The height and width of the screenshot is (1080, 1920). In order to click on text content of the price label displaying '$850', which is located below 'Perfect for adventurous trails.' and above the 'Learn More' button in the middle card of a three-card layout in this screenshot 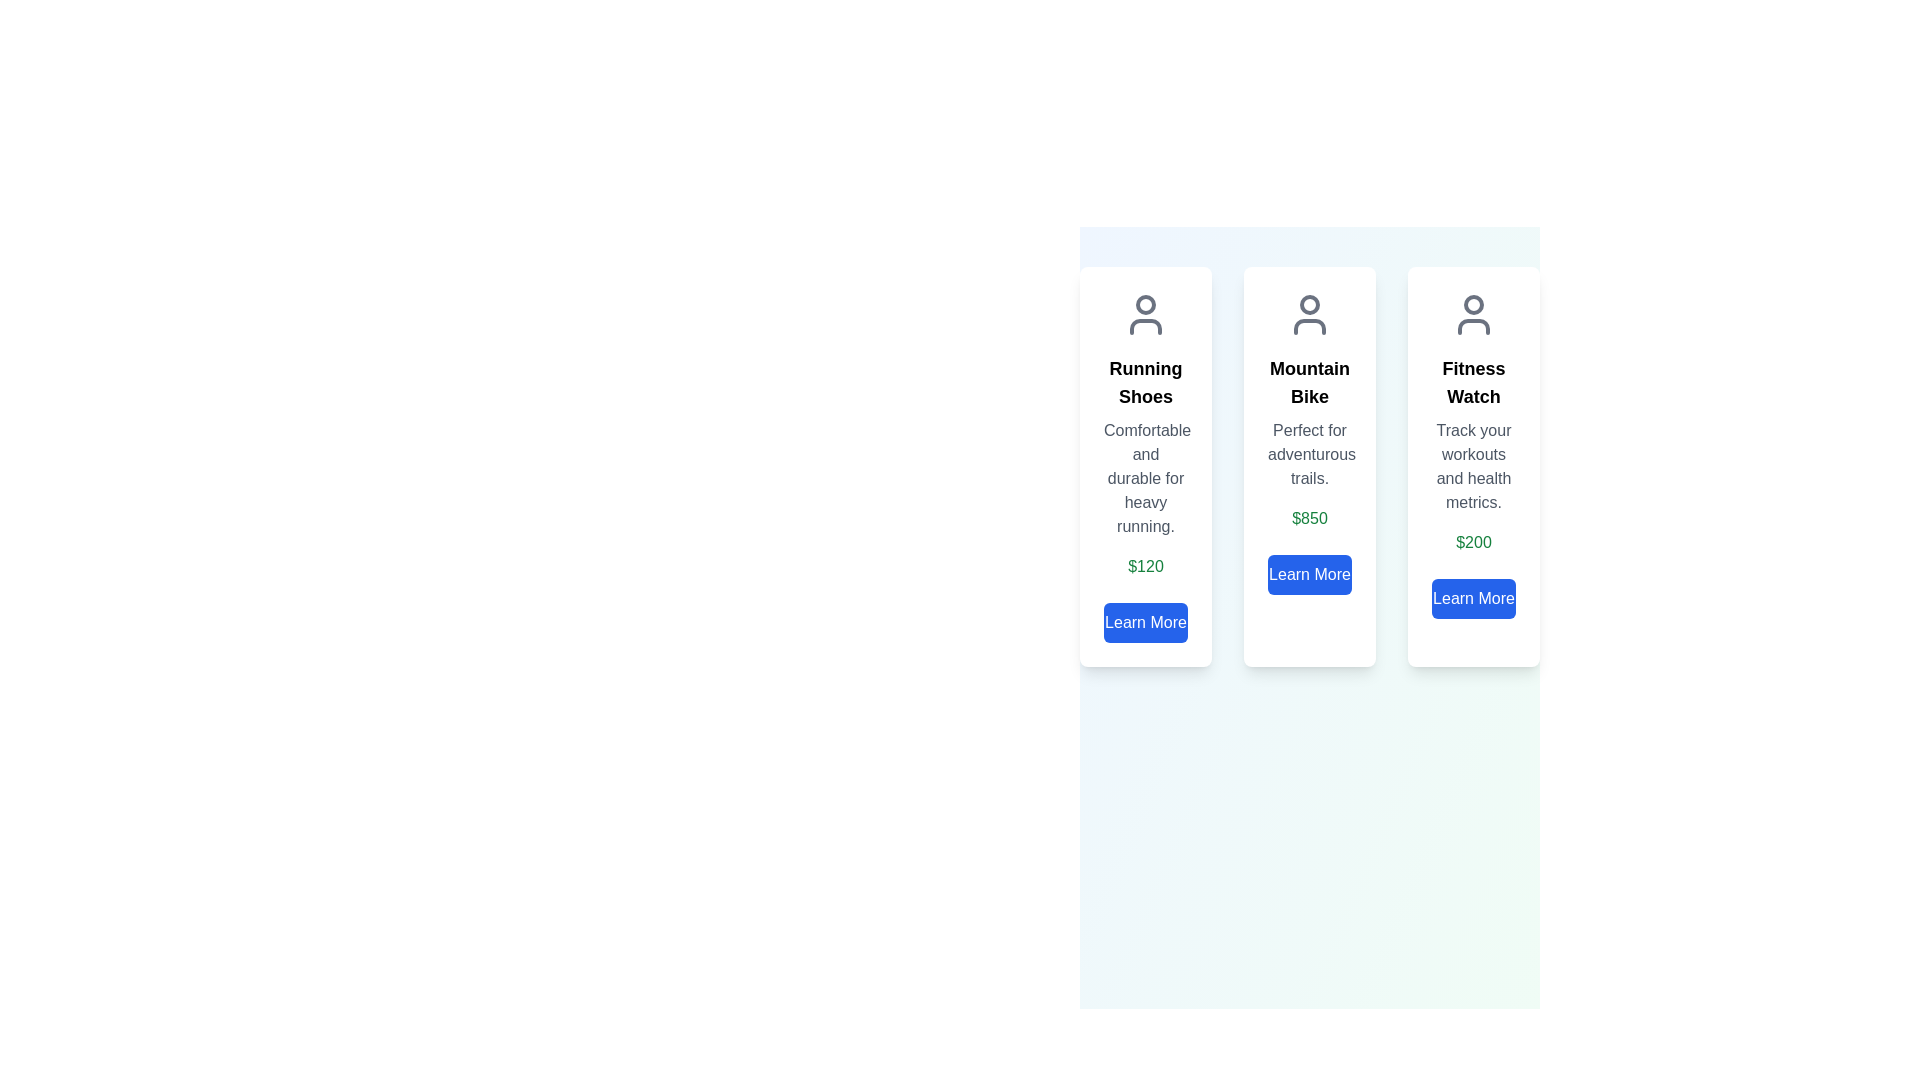, I will do `click(1310, 518)`.